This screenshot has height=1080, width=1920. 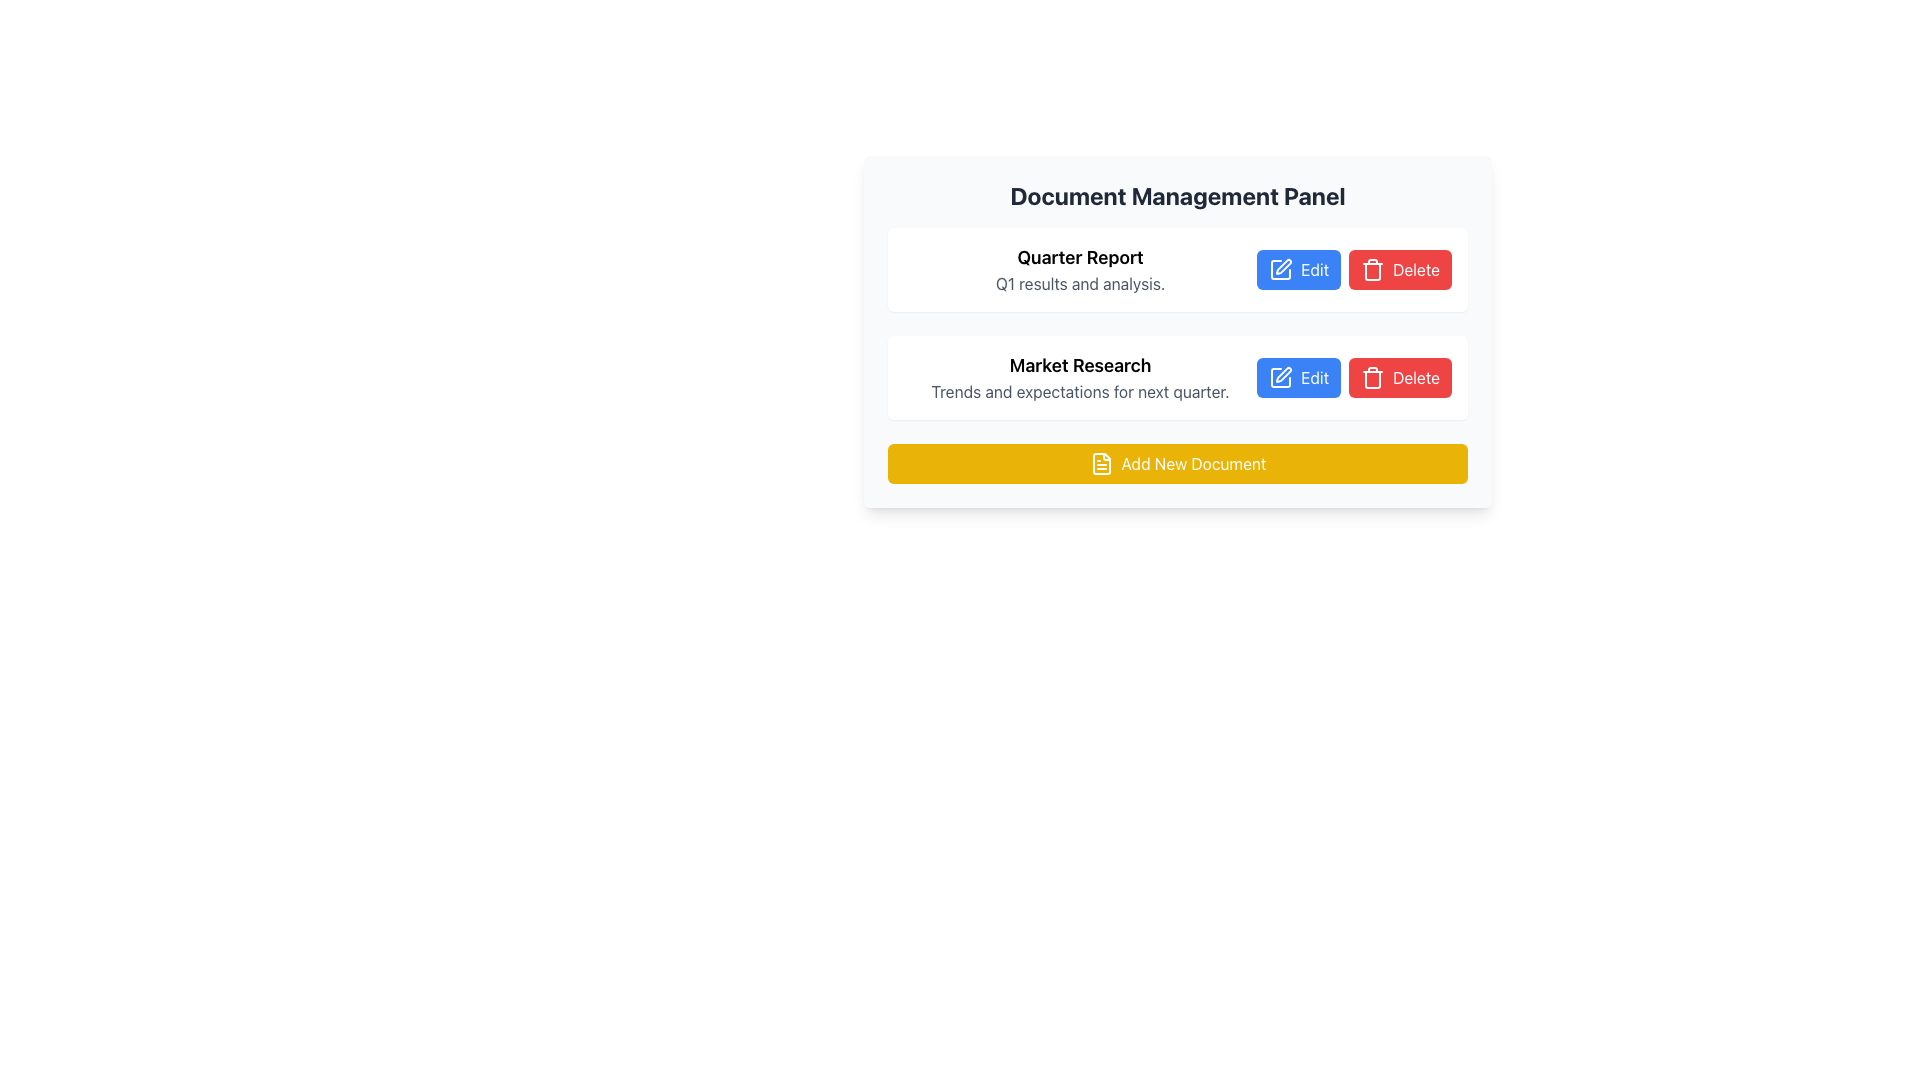 What do you see at coordinates (1354, 378) in the screenshot?
I see `the Action button group located in the 'Market Research' section, adjacent to 'Trends and expectations for next quarter'` at bounding box center [1354, 378].